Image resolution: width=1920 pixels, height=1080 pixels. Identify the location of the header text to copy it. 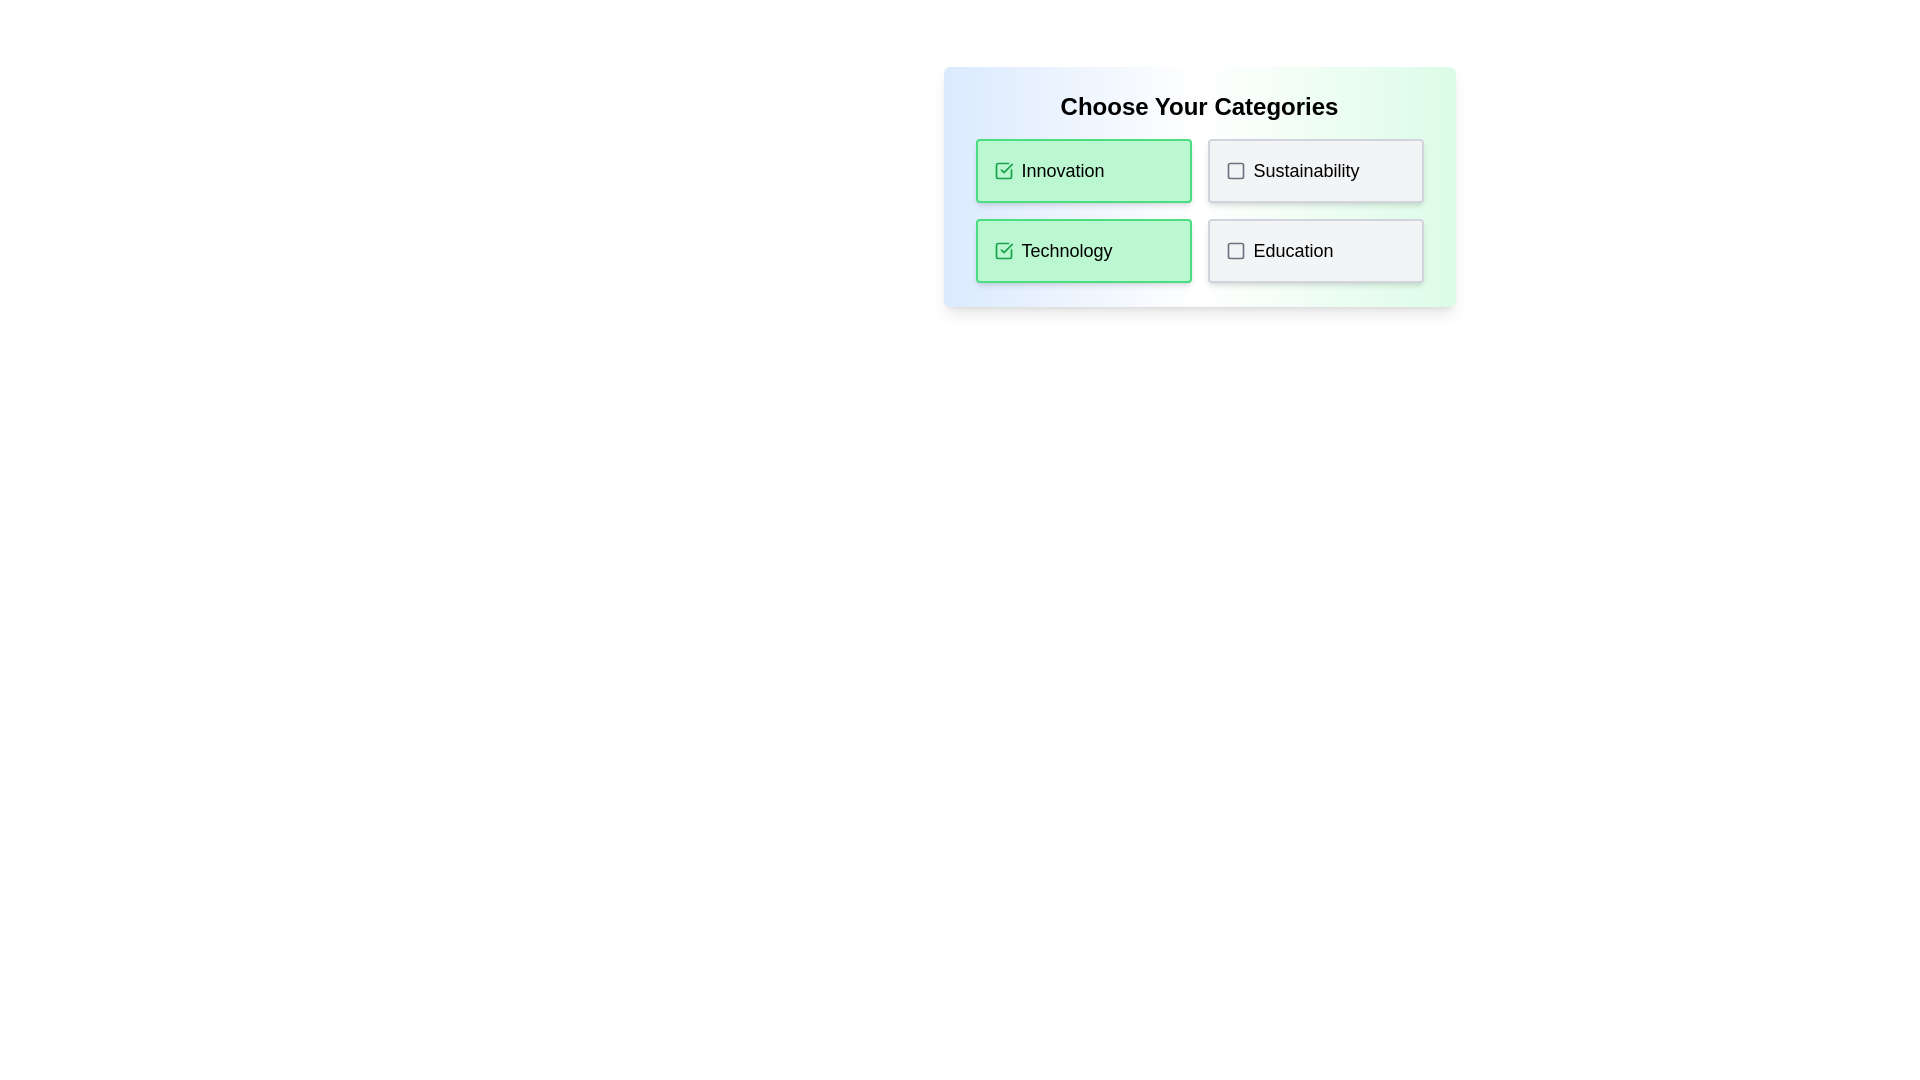
(1199, 107).